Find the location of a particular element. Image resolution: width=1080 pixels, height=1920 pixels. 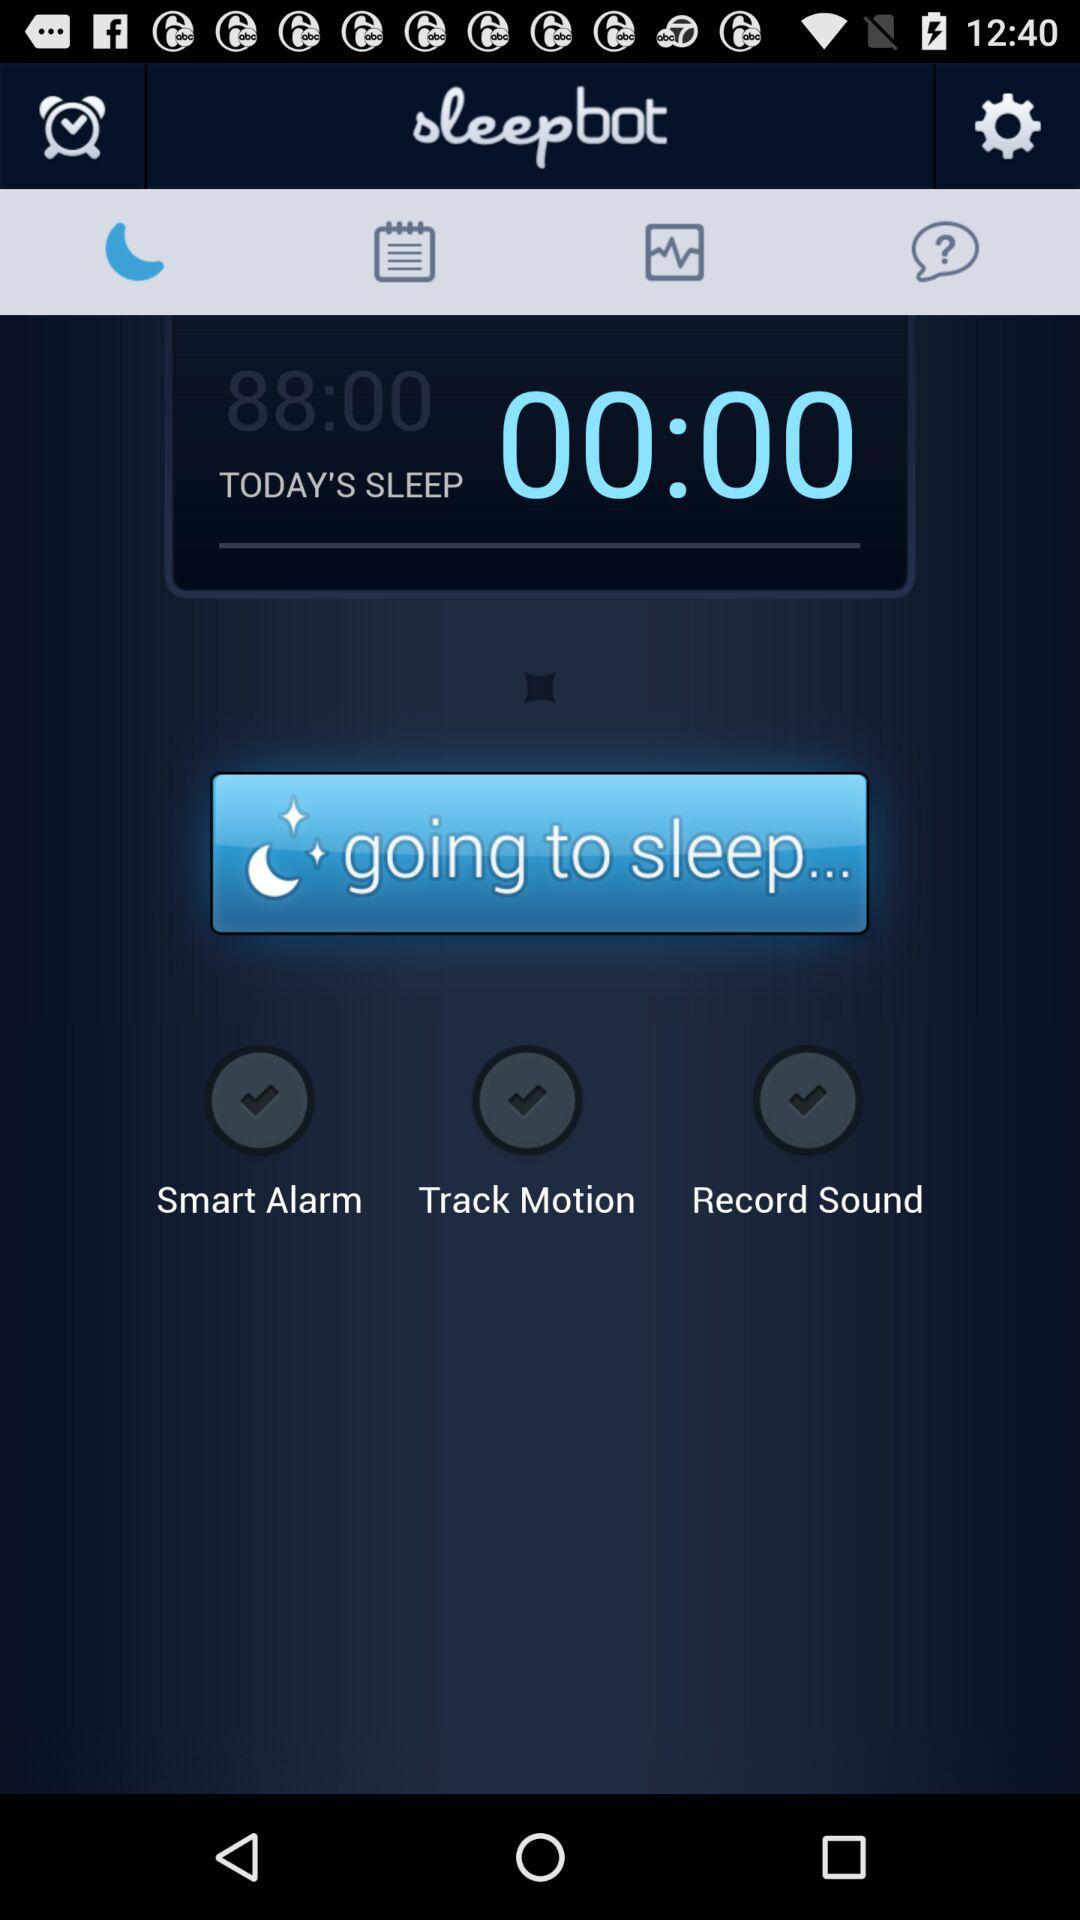

set alarm is located at coordinates (72, 126).